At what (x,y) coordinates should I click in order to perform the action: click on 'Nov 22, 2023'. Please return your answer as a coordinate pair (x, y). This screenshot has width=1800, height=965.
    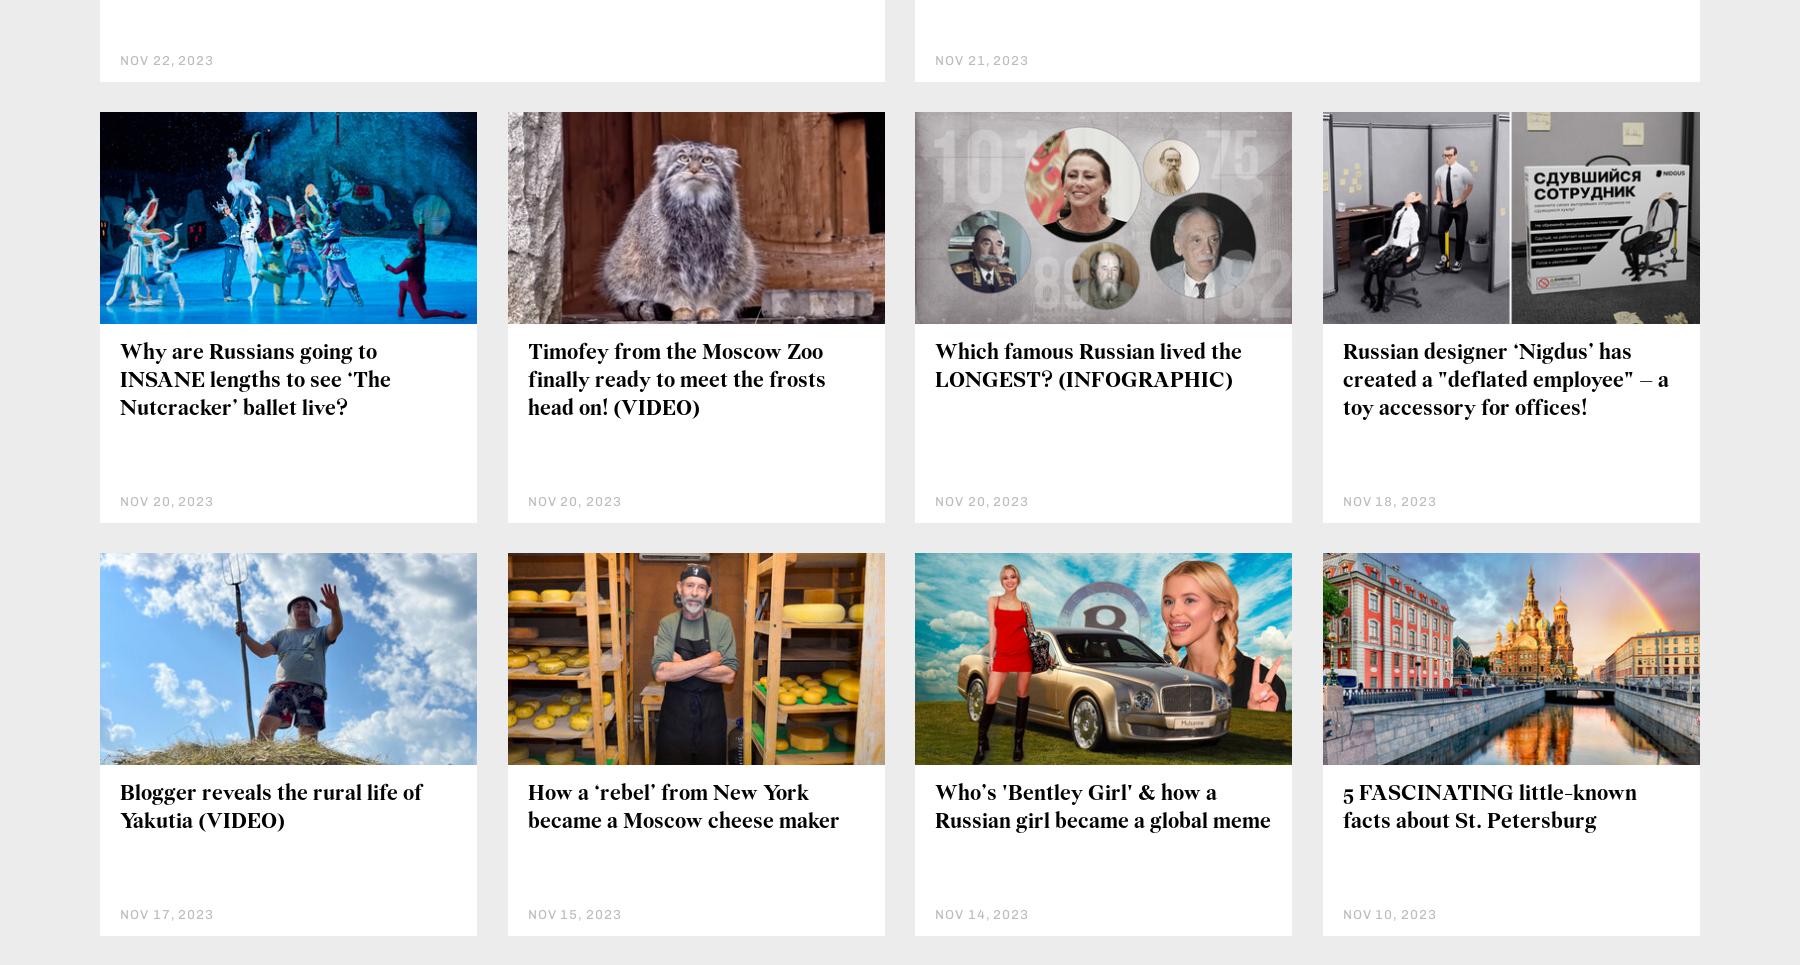
    Looking at the image, I should click on (167, 59).